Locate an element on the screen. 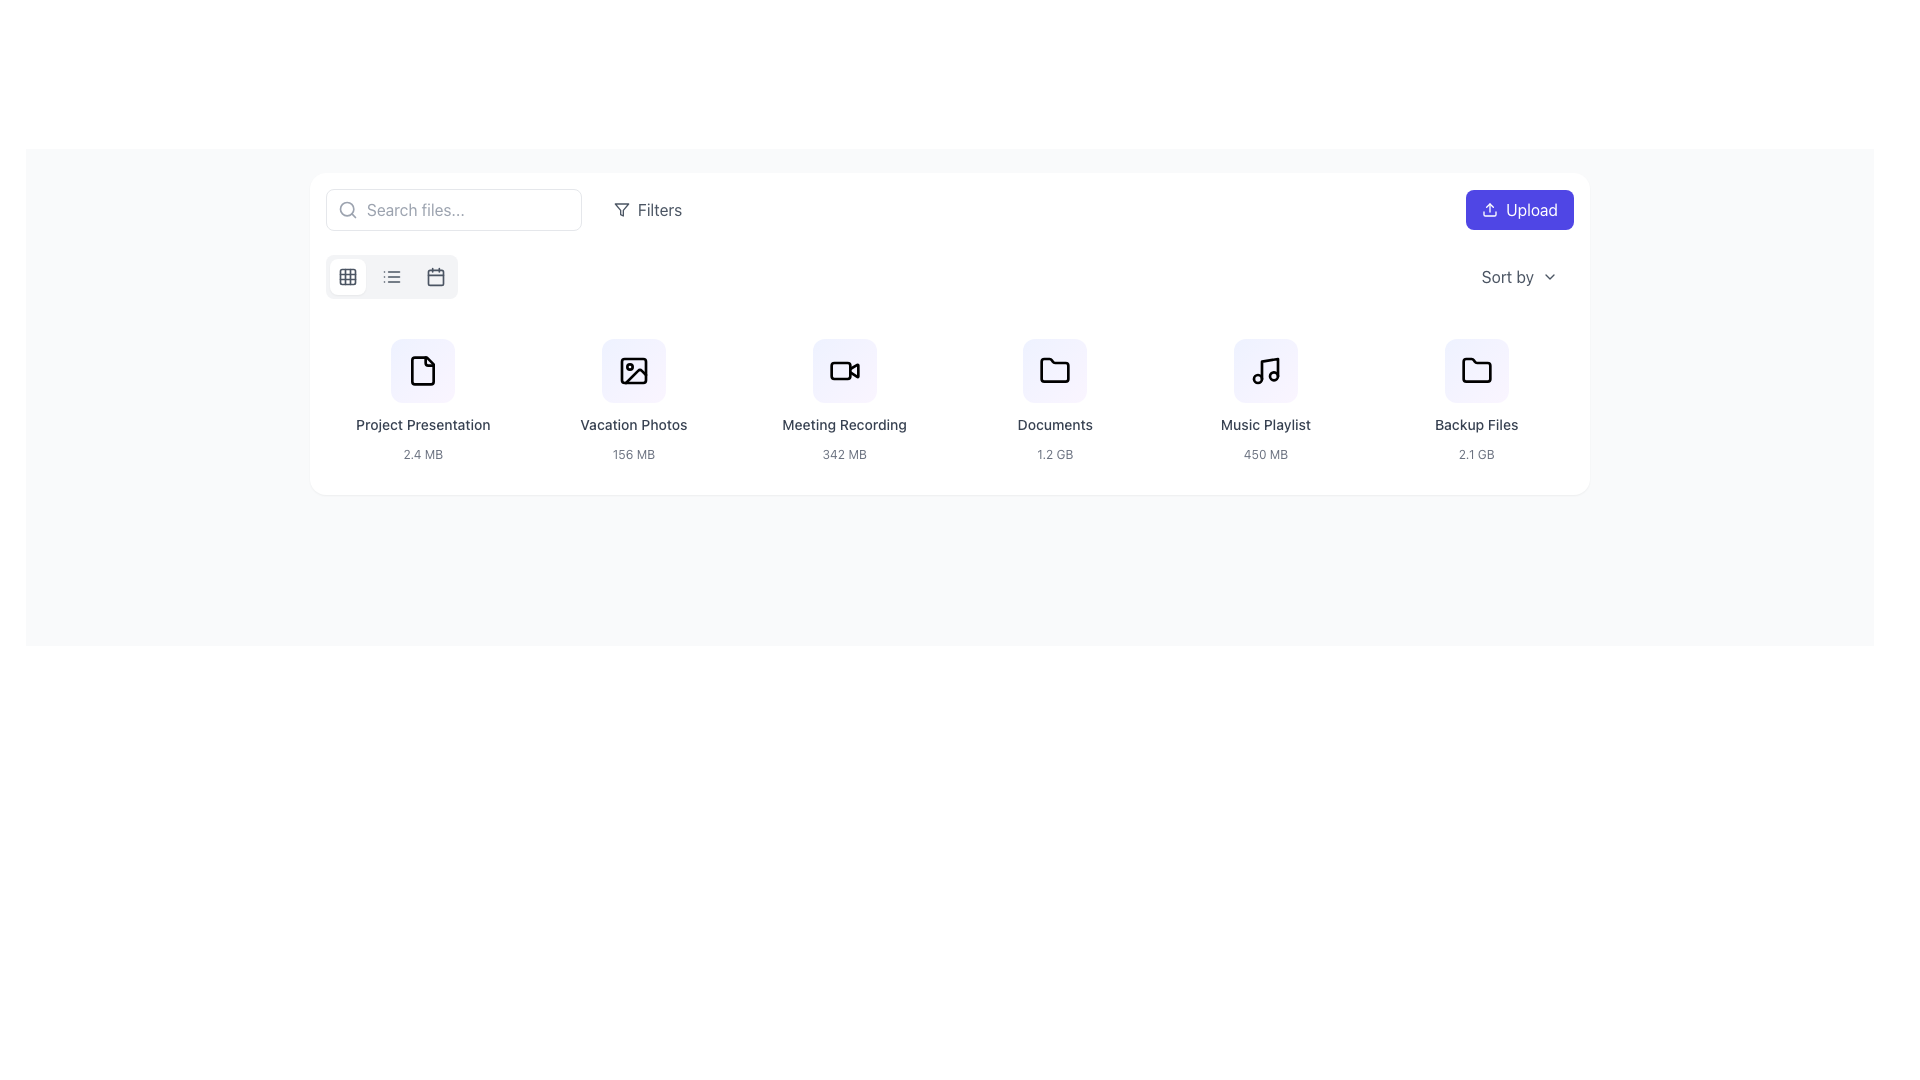 This screenshot has height=1080, width=1920. the 'Upload' text label within the button located in the top-right corner of the interface is located at coordinates (1531, 209).